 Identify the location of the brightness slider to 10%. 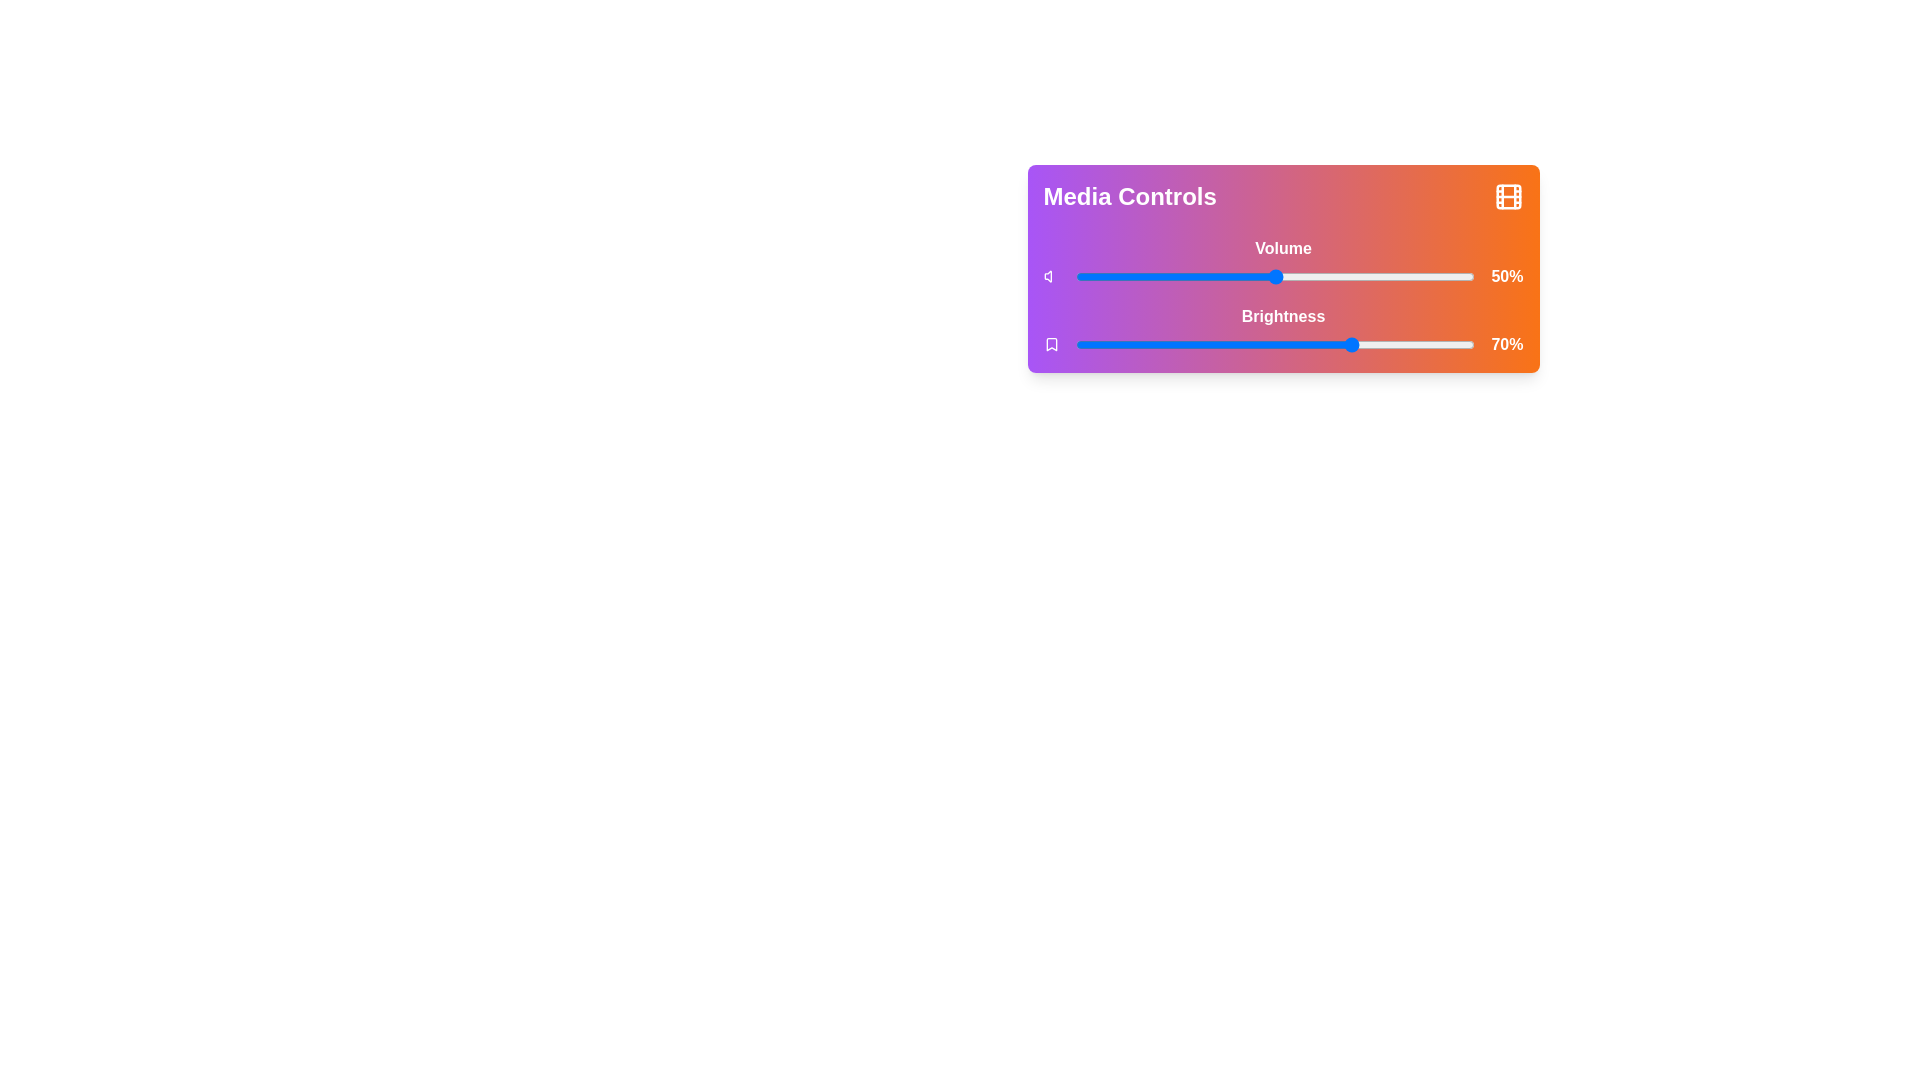
(1115, 343).